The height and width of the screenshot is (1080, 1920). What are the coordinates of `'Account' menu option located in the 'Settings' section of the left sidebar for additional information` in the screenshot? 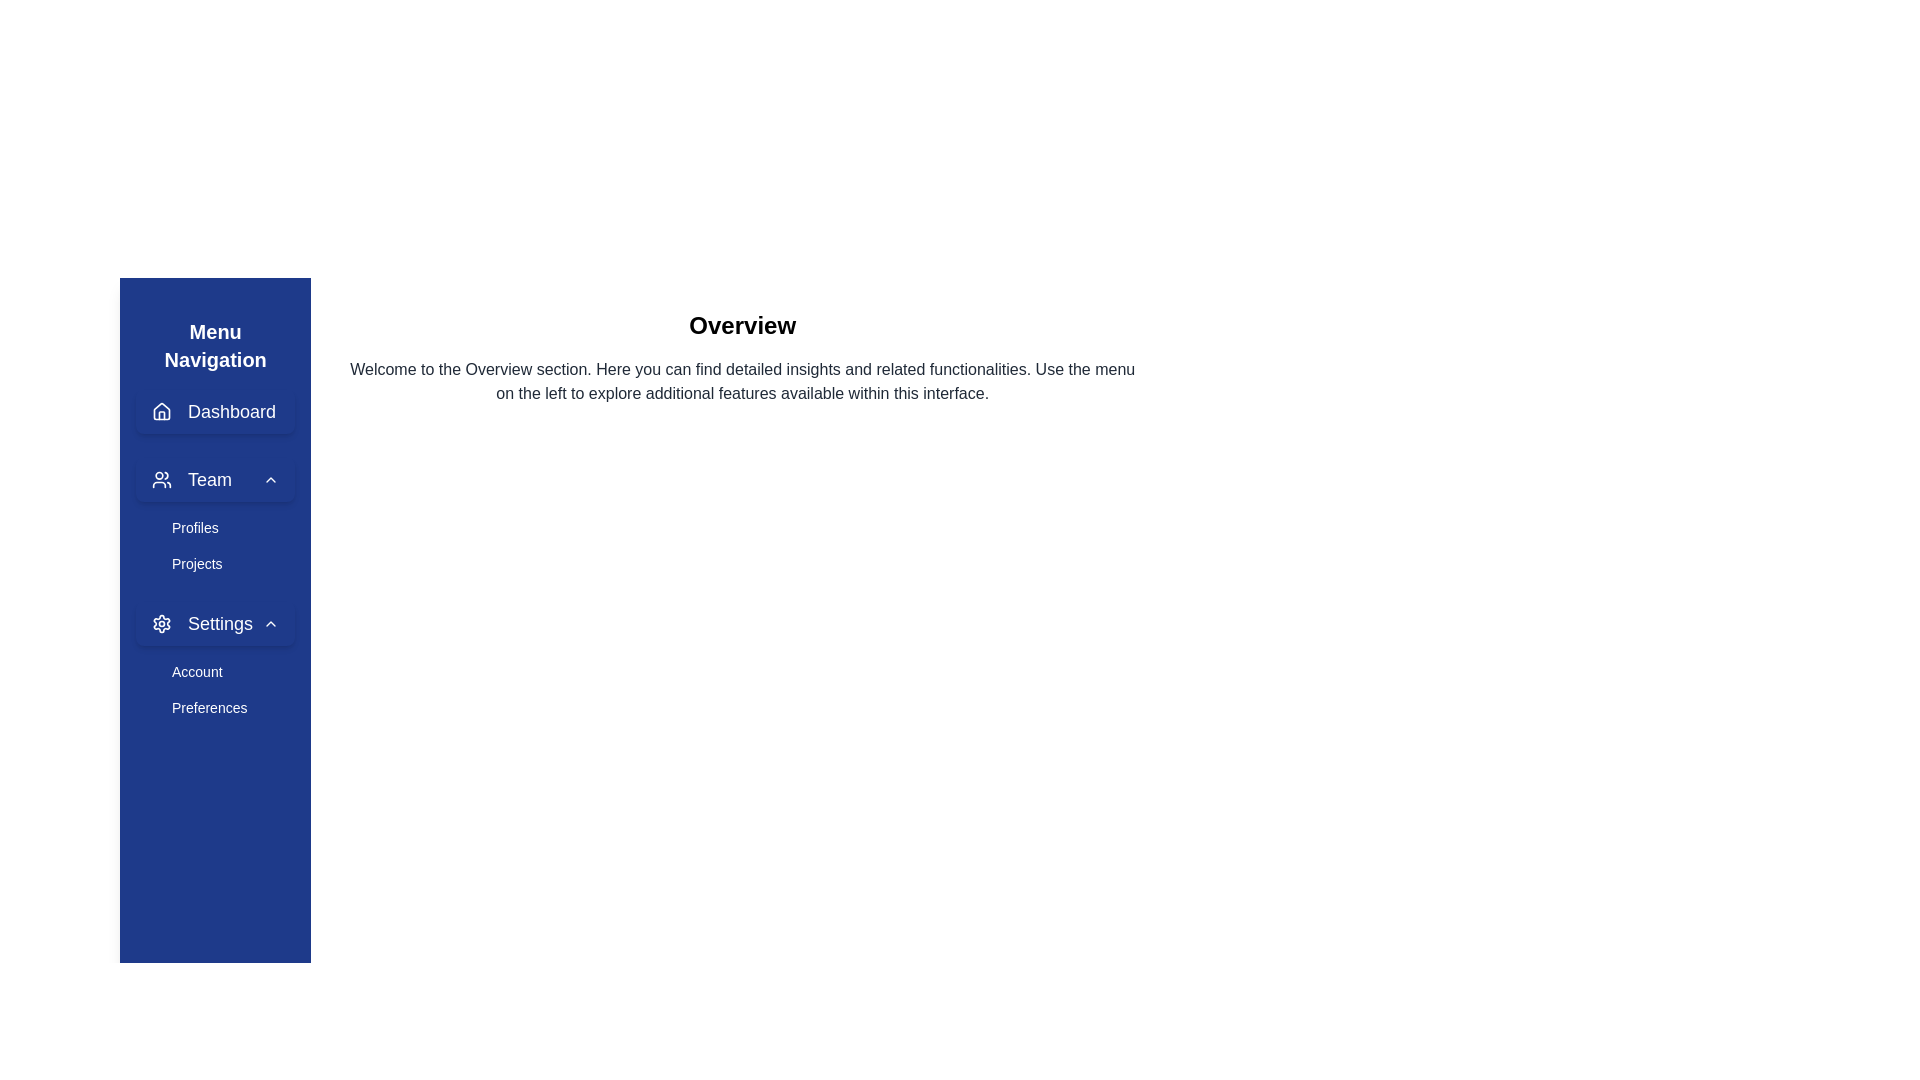 It's located at (215, 662).